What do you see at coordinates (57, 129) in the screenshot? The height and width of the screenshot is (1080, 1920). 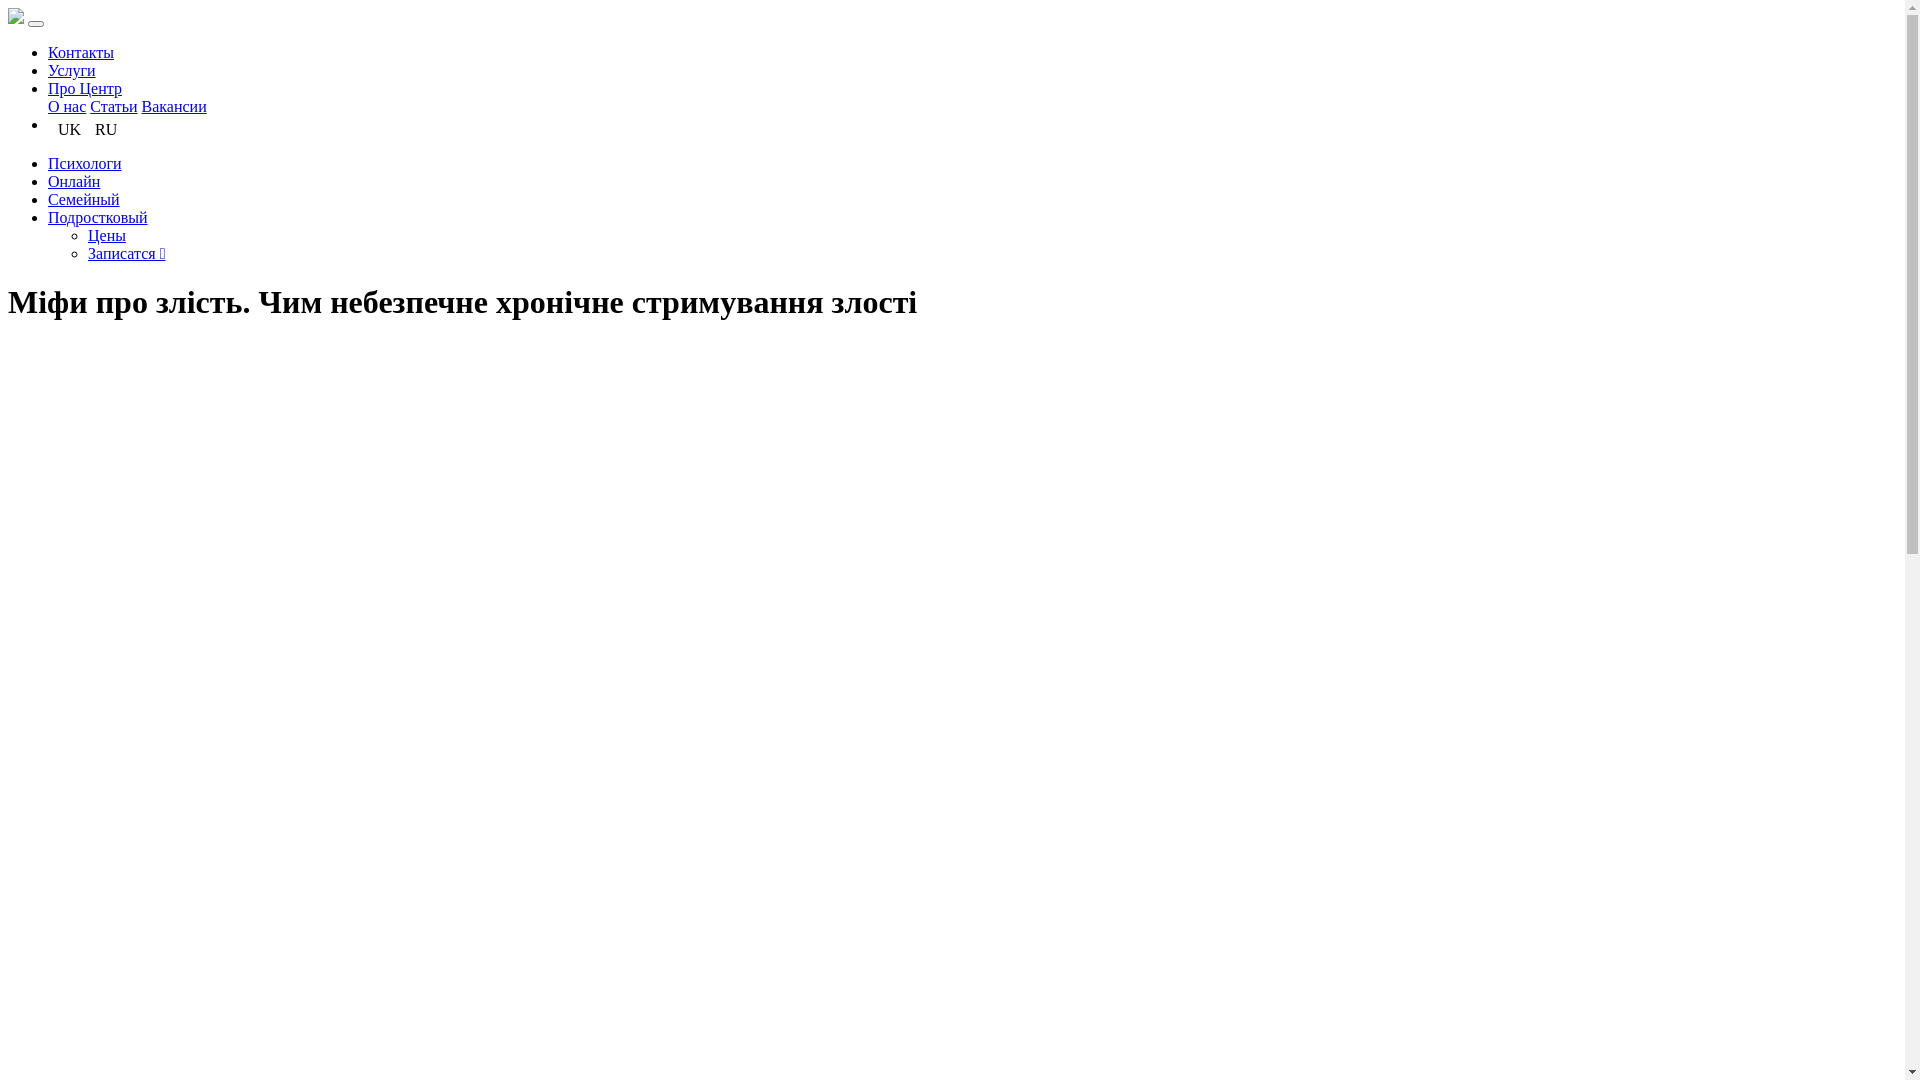 I see `'UK'` at bounding box center [57, 129].